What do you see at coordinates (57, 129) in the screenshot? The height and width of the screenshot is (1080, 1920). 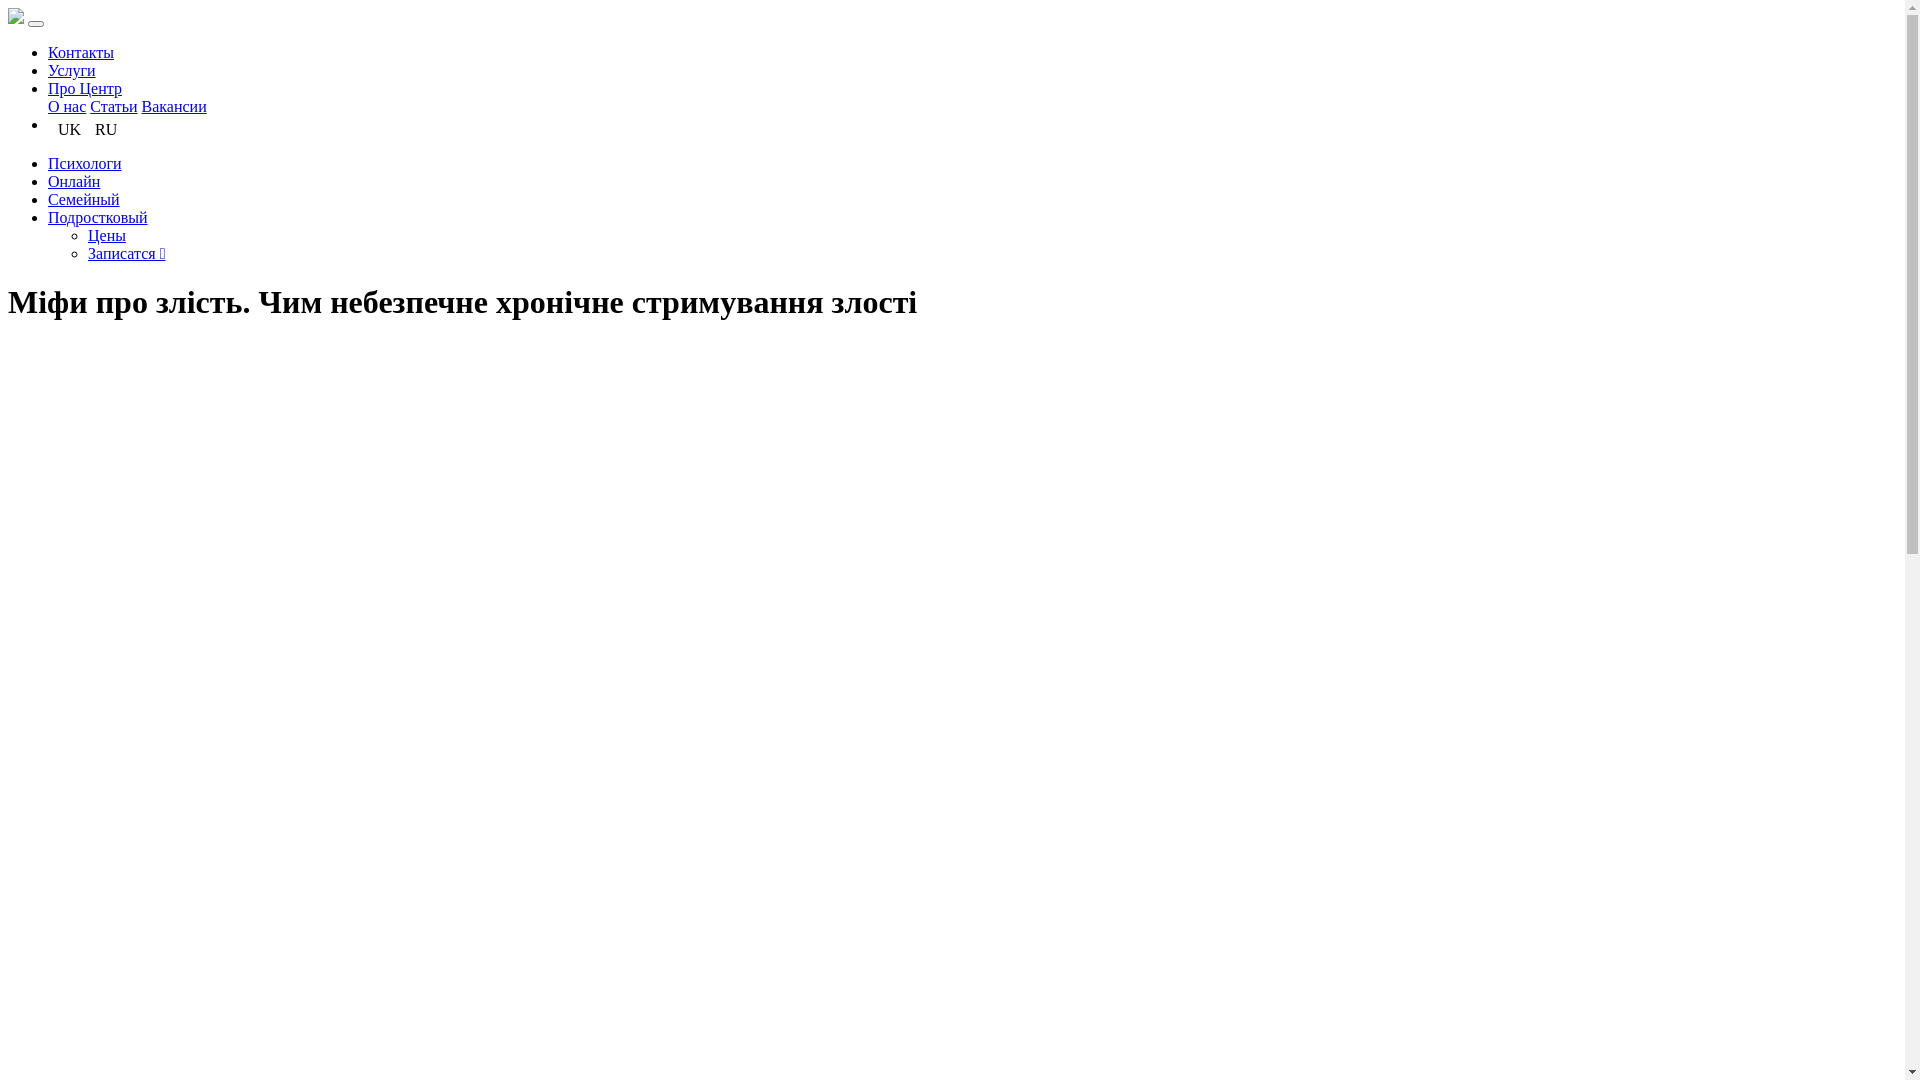 I see `'UK'` at bounding box center [57, 129].